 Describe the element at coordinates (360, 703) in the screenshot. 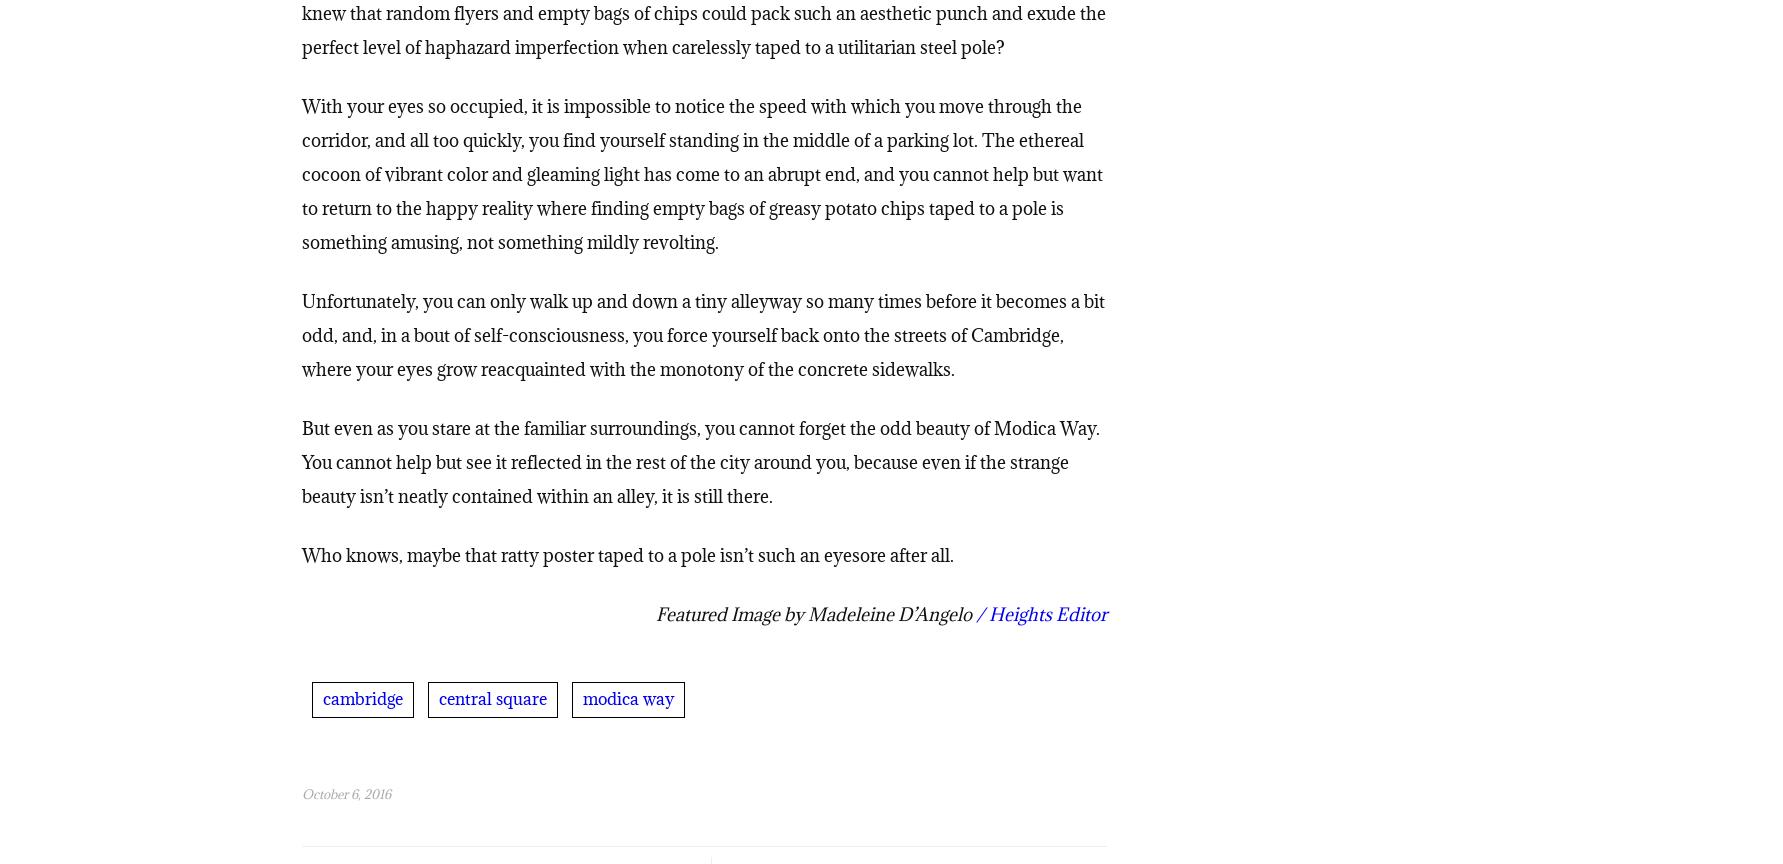

I see `'cambridge'` at that location.